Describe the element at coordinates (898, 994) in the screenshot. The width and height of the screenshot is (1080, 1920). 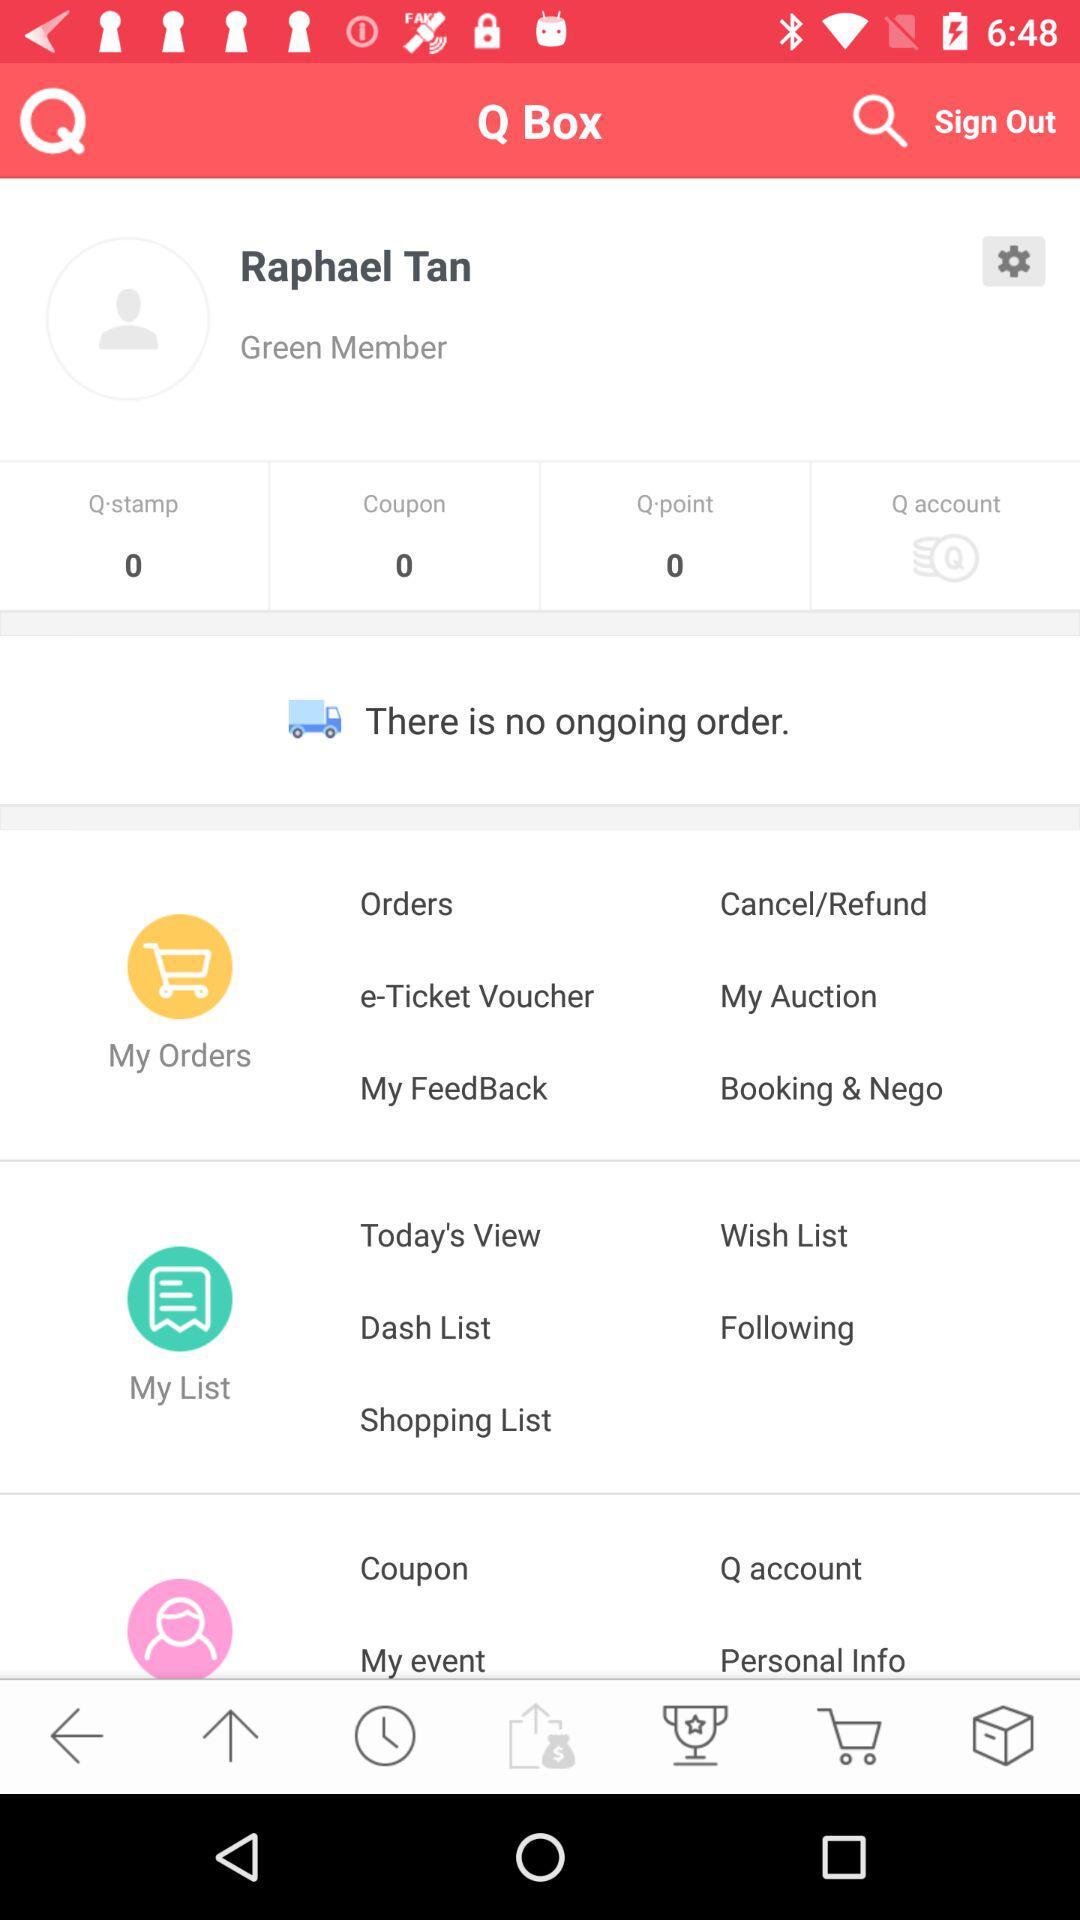
I see `the app below orders icon` at that location.